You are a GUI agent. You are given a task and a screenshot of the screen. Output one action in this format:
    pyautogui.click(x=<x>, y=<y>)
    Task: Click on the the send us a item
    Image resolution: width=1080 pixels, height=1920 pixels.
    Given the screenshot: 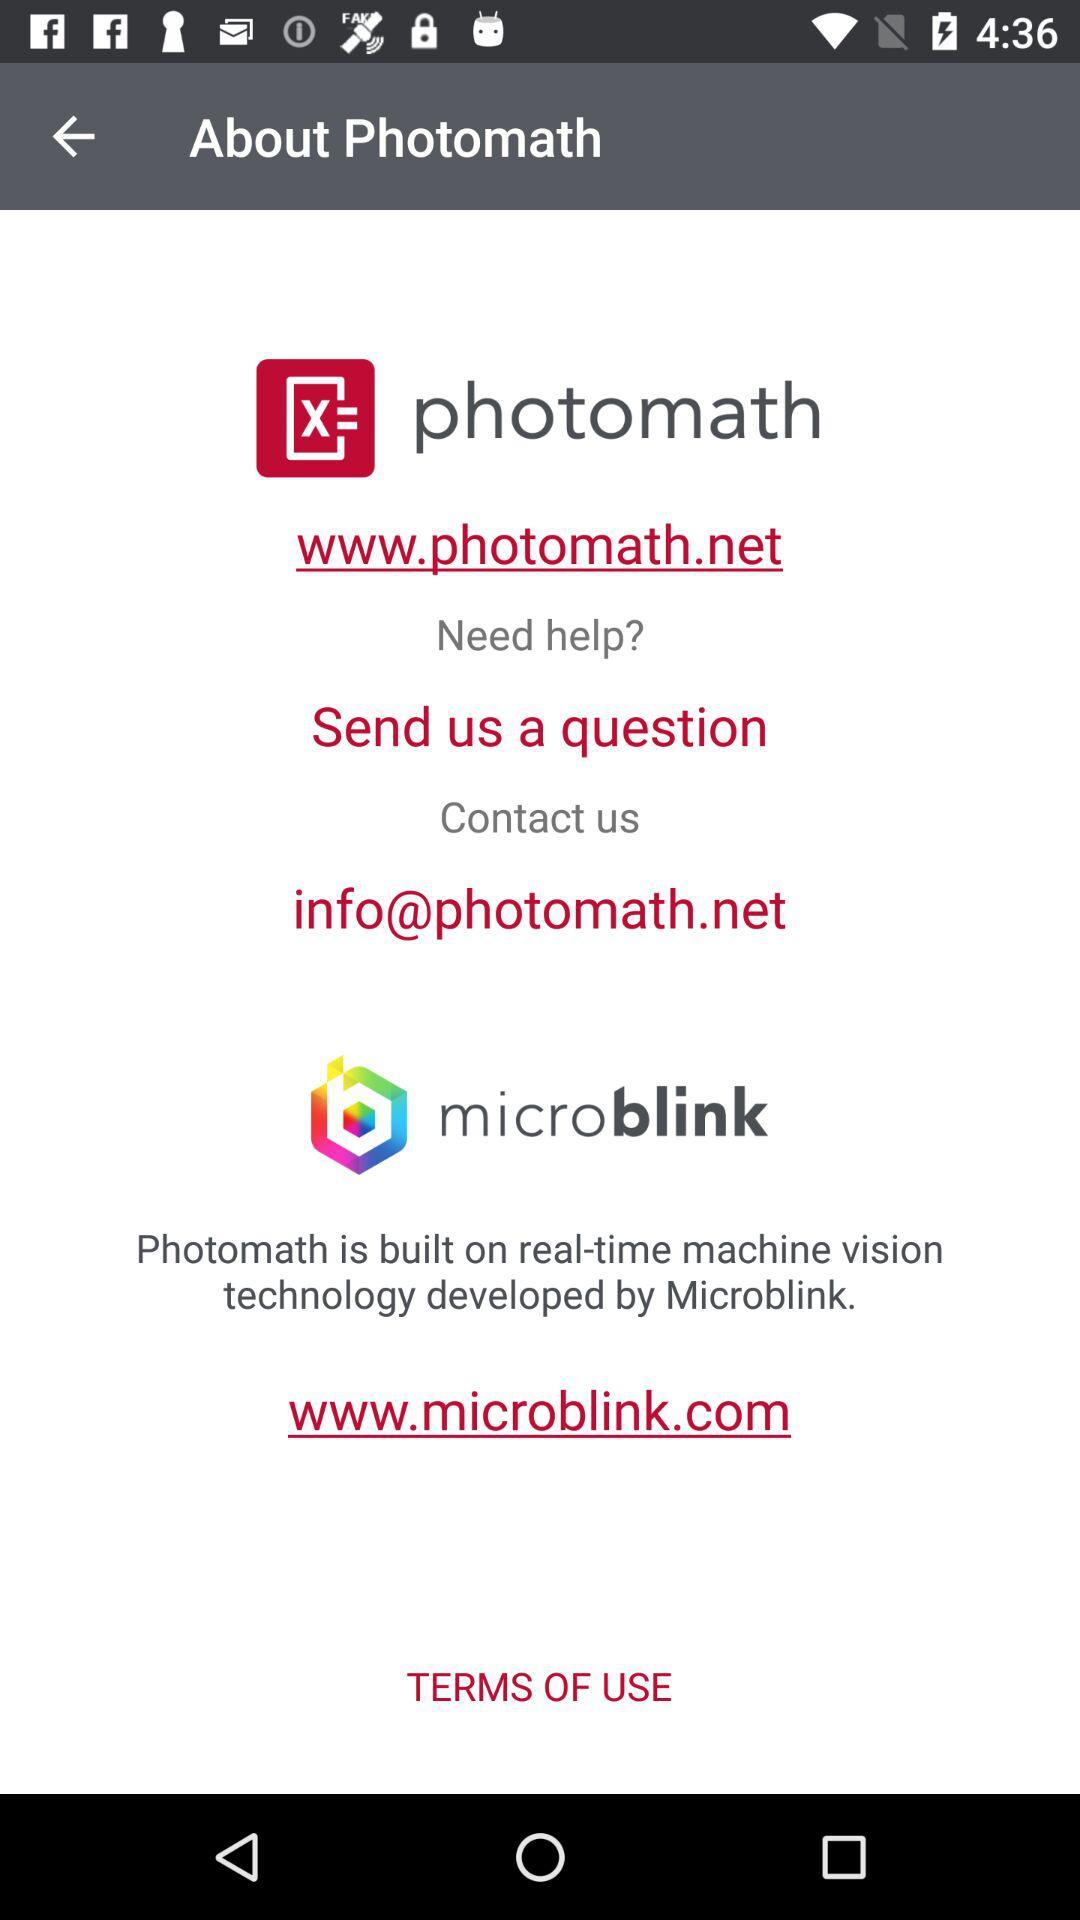 What is the action you would take?
    pyautogui.click(x=540, y=723)
    